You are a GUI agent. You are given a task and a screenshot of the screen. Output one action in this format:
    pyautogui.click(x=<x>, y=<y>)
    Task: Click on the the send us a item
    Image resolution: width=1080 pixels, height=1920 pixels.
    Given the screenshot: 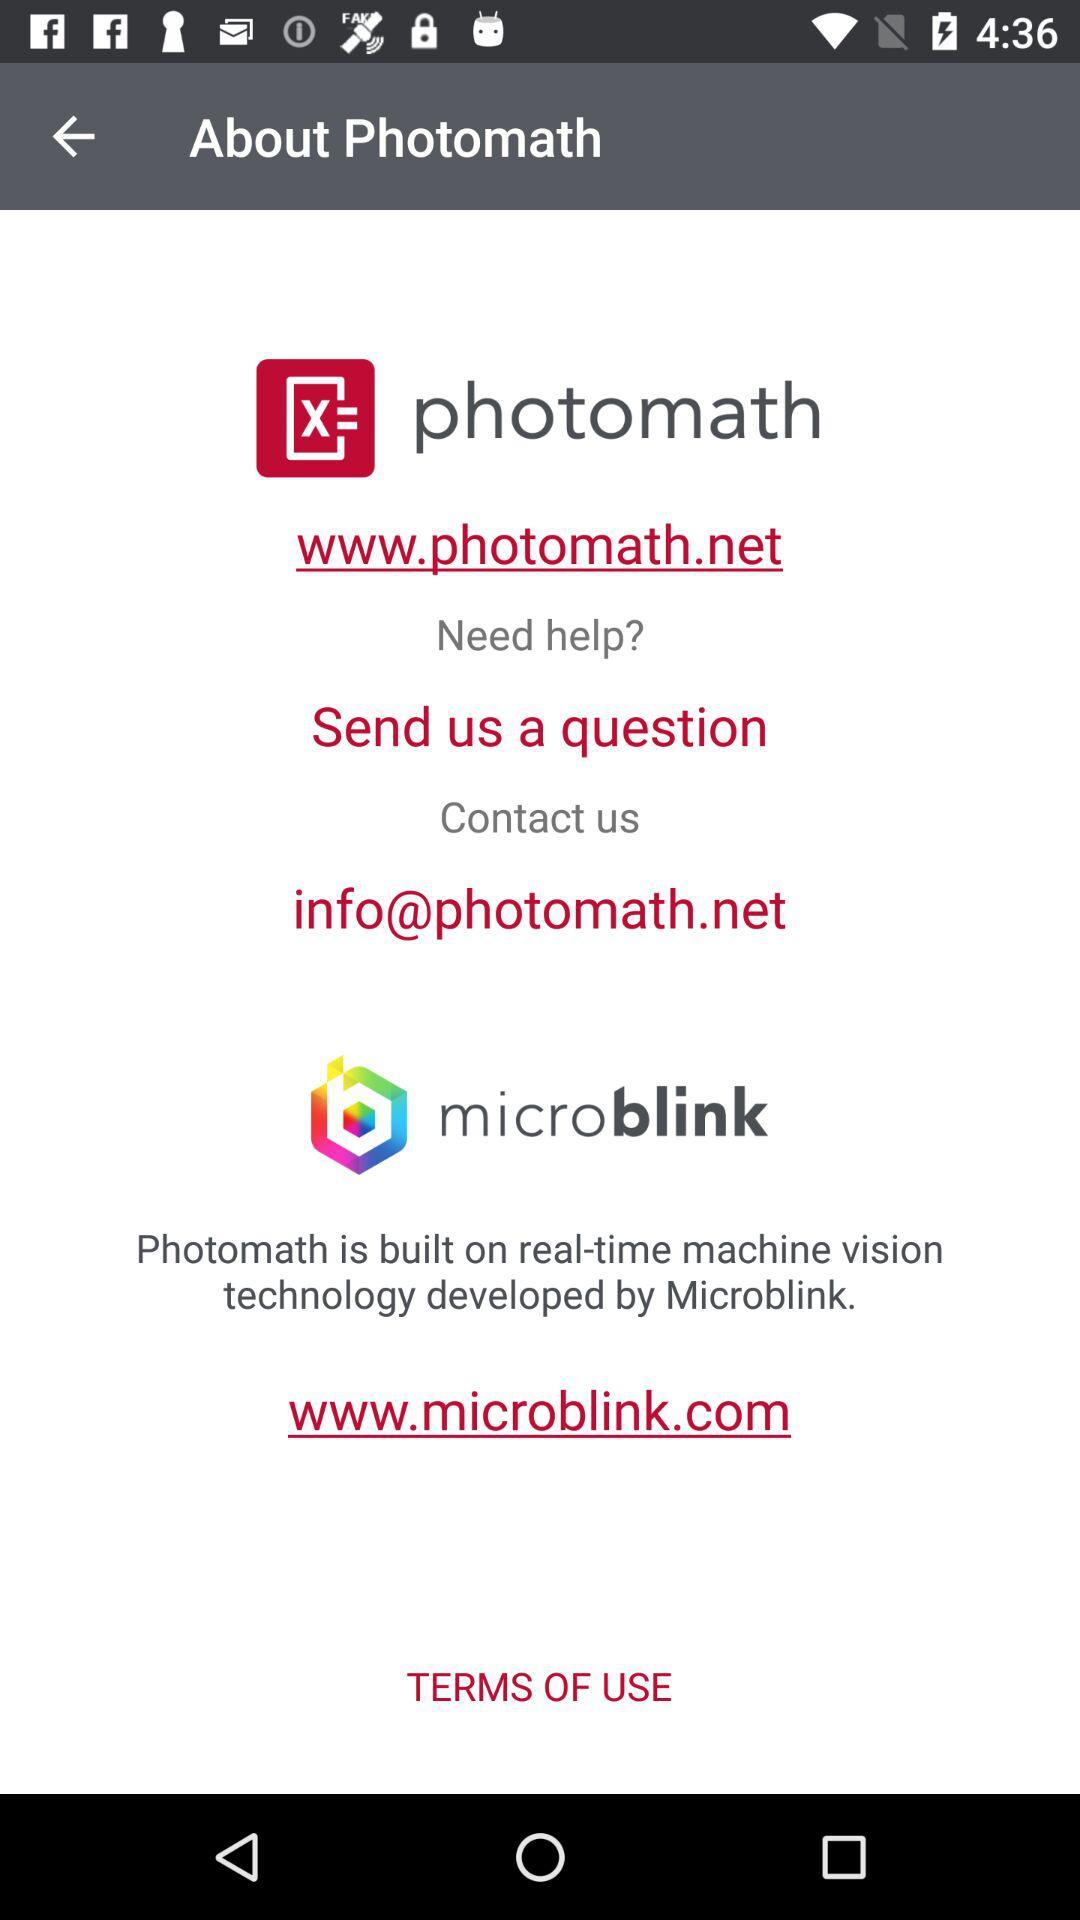 What is the action you would take?
    pyautogui.click(x=540, y=723)
    